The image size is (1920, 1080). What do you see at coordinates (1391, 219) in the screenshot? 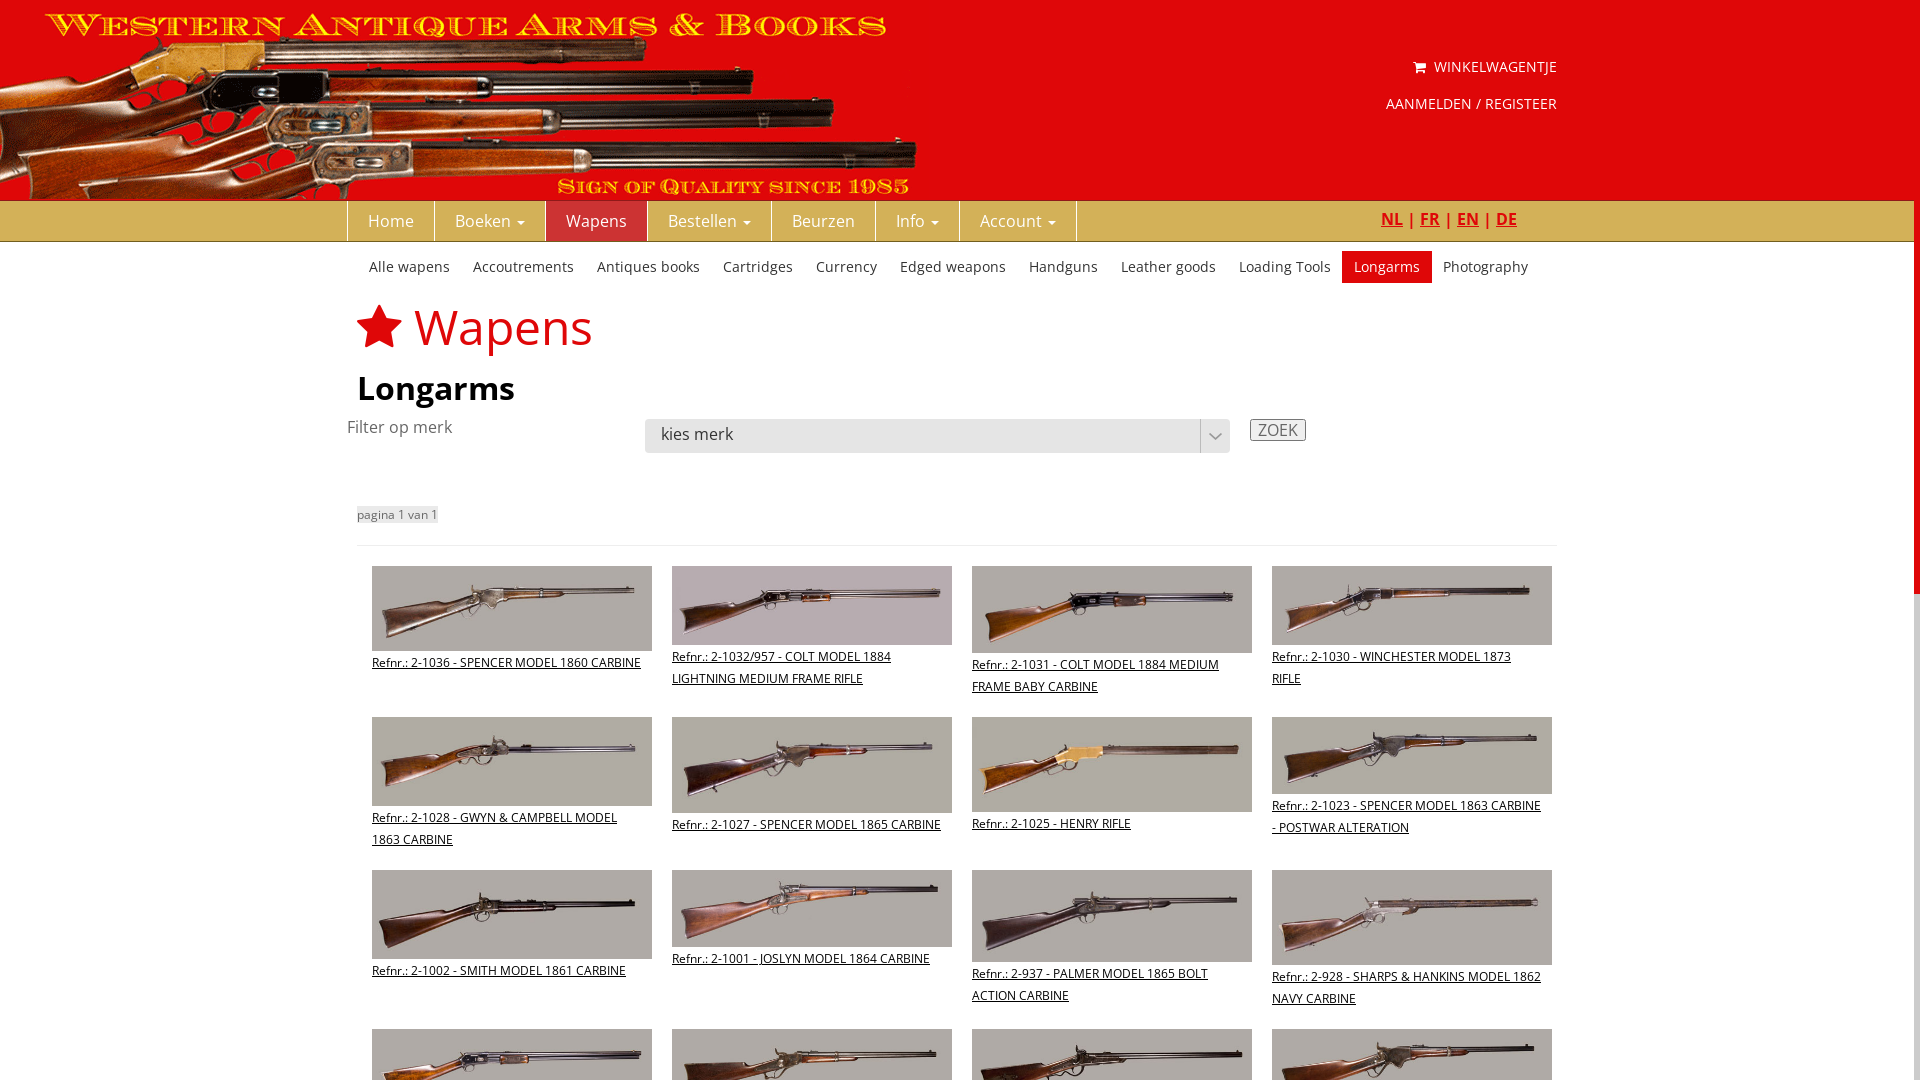
I see `'NL'` at bounding box center [1391, 219].